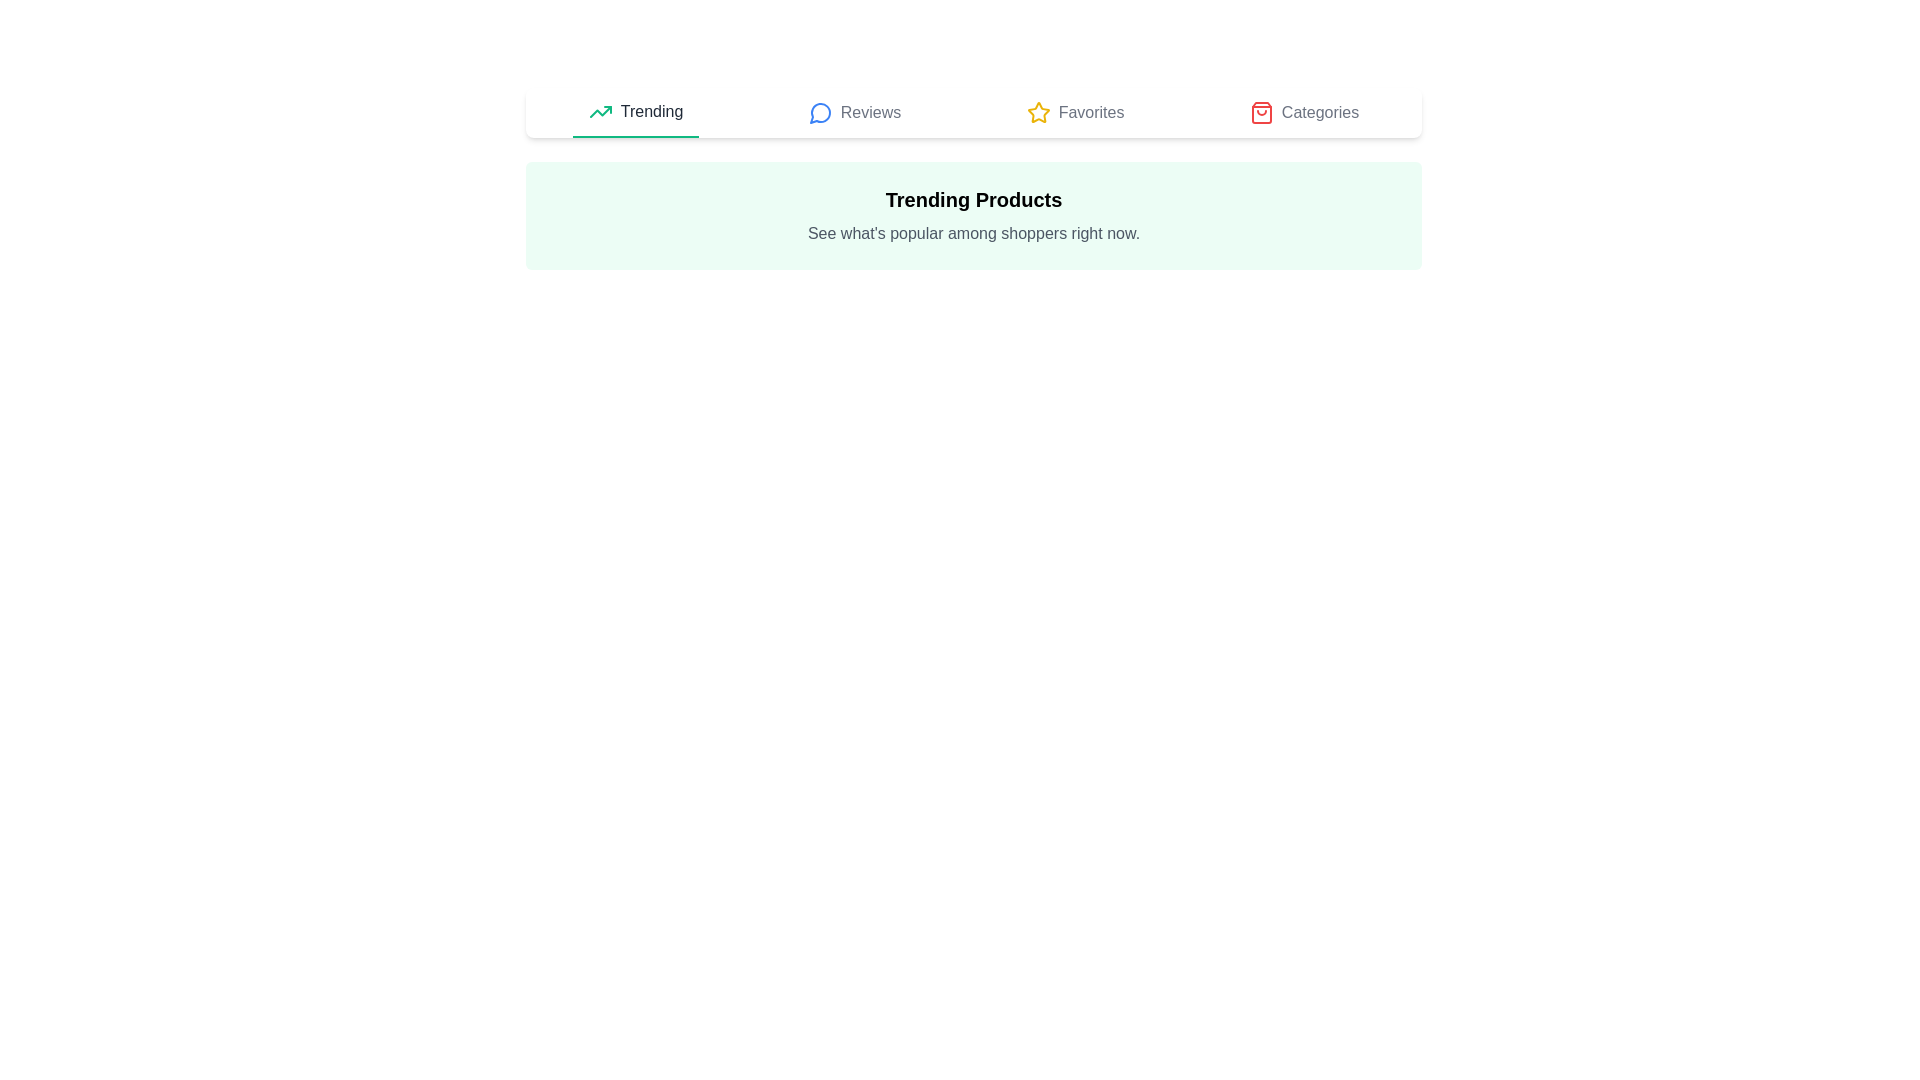  Describe the element at coordinates (870, 112) in the screenshot. I see `the 'Reviews' text label in the navigation bar` at that location.